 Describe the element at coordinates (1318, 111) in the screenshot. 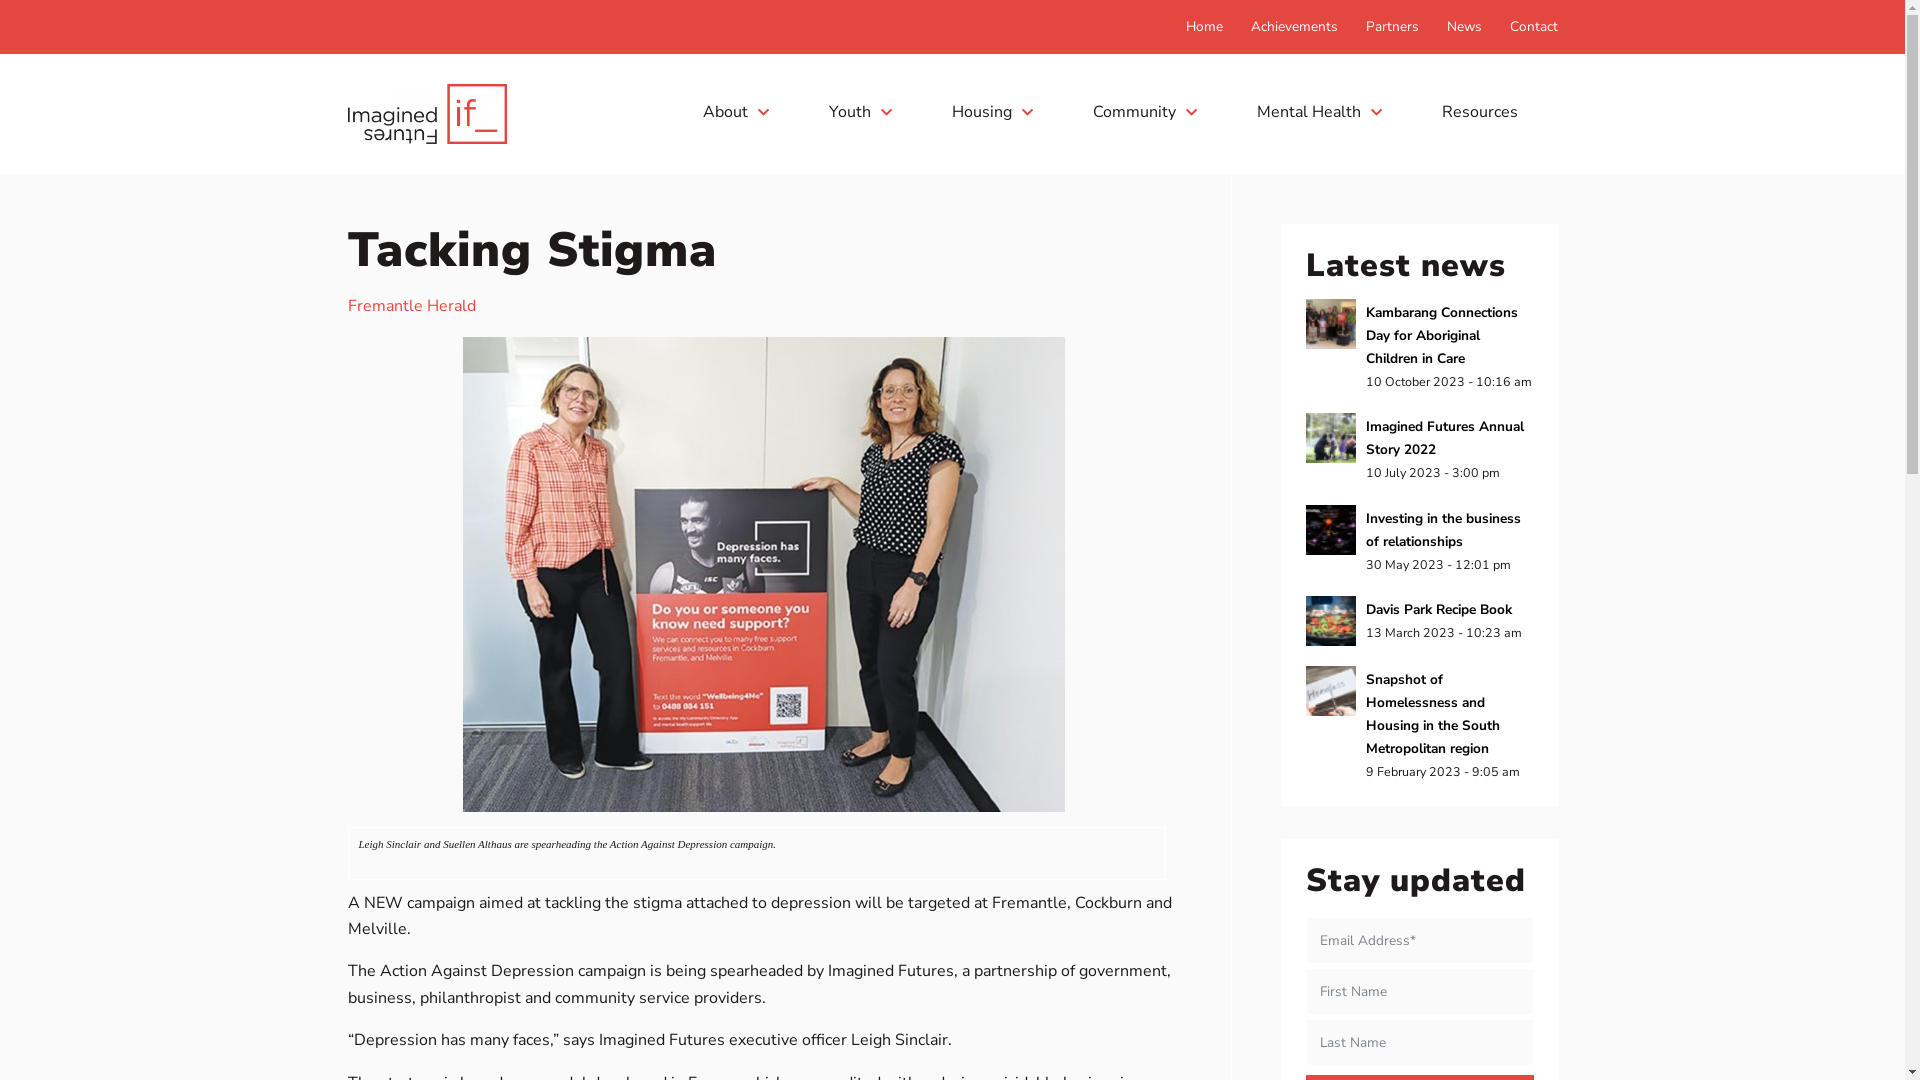

I see `'Mental Health'` at that location.